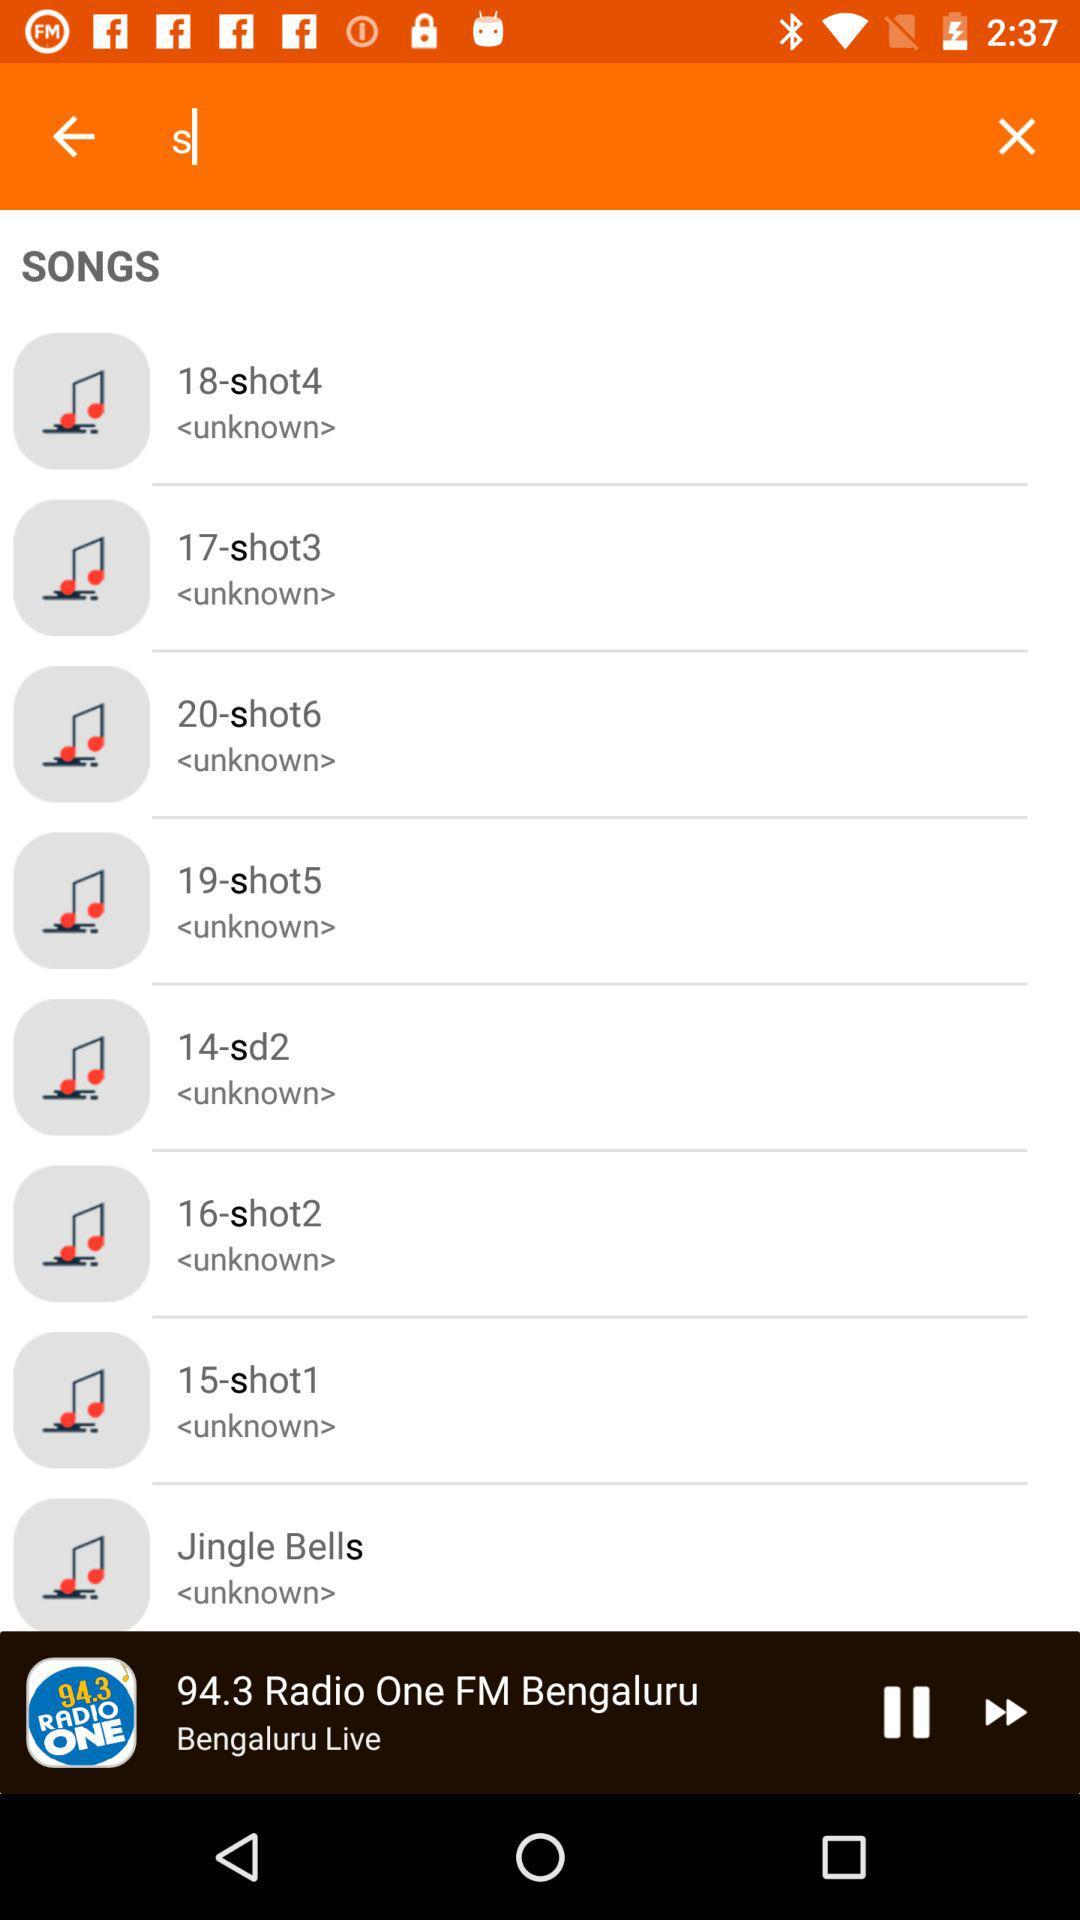 Image resolution: width=1080 pixels, height=1920 pixels. Describe the element at coordinates (906, 1711) in the screenshot. I see `the pause icon` at that location.